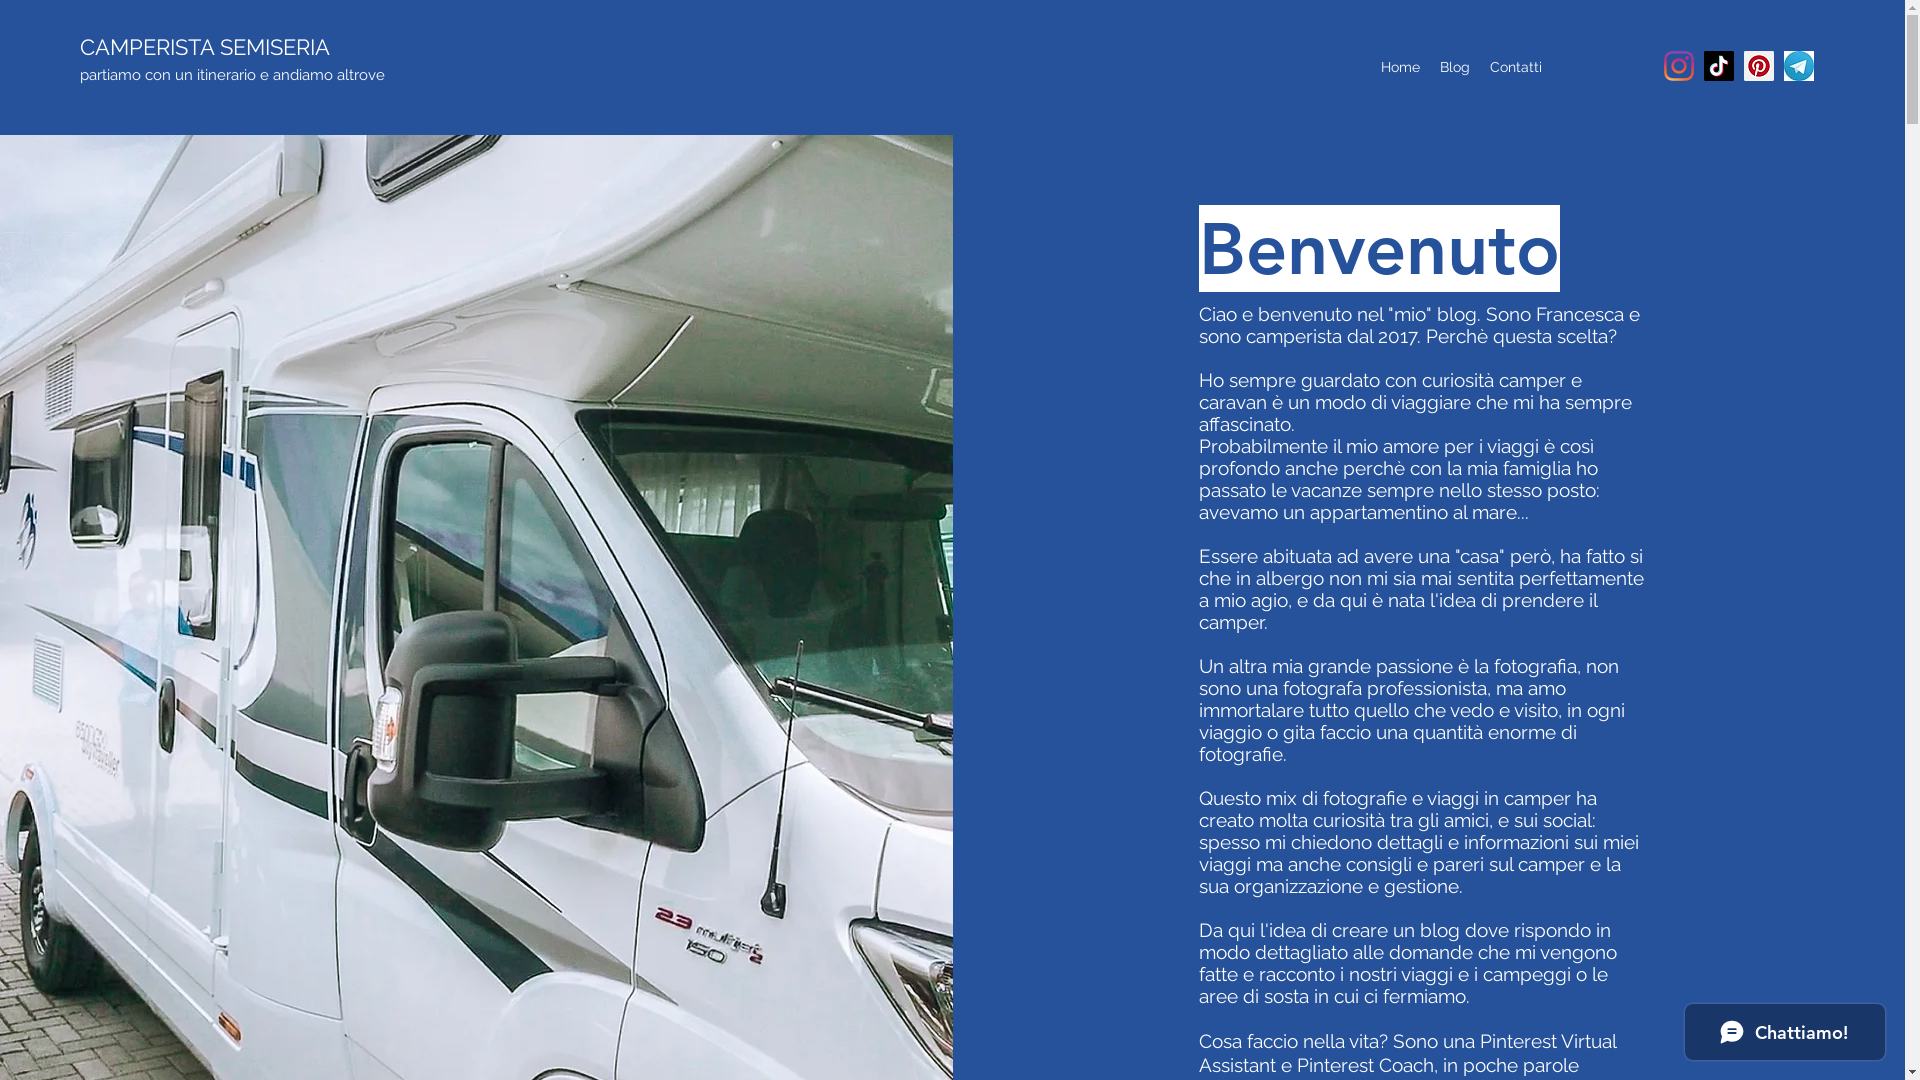 Image resolution: width=1920 pixels, height=1080 pixels. Describe the element at coordinates (1516, 65) in the screenshot. I see `'Contatti'` at that location.